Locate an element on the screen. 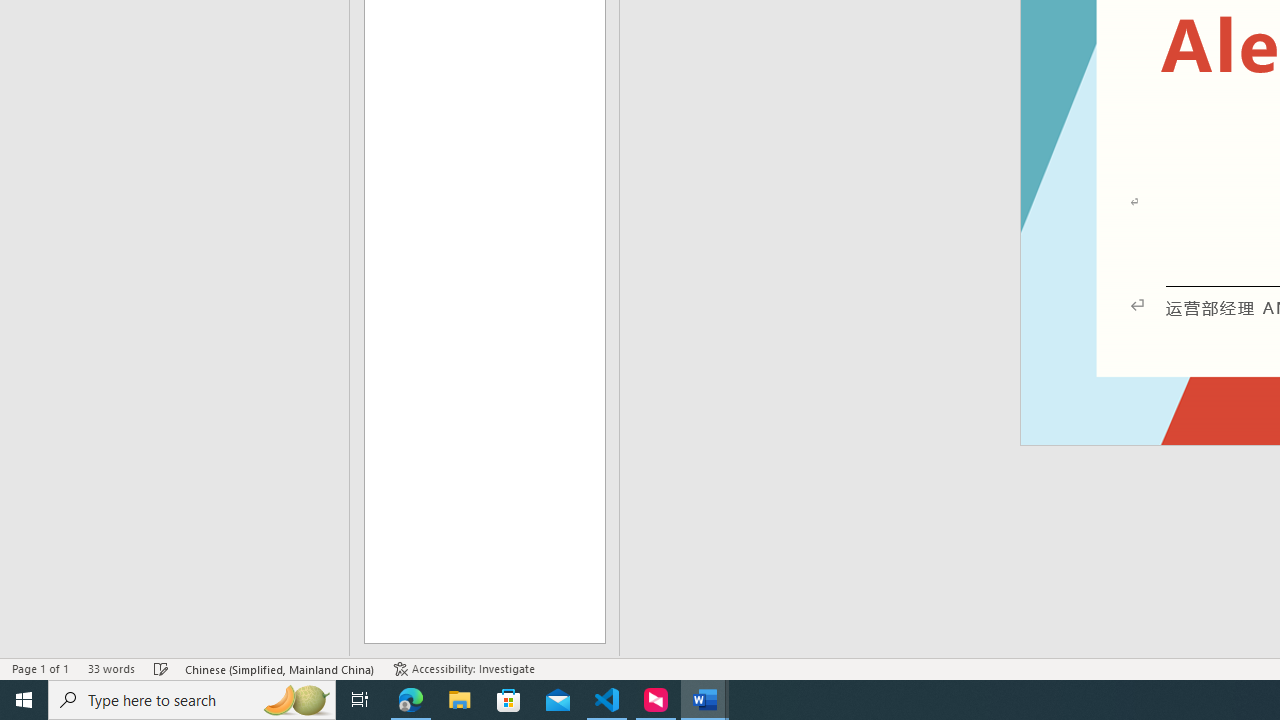 The width and height of the screenshot is (1280, 720). 'Accessibility Checker Accessibility: Investigate' is located at coordinates (463, 669).